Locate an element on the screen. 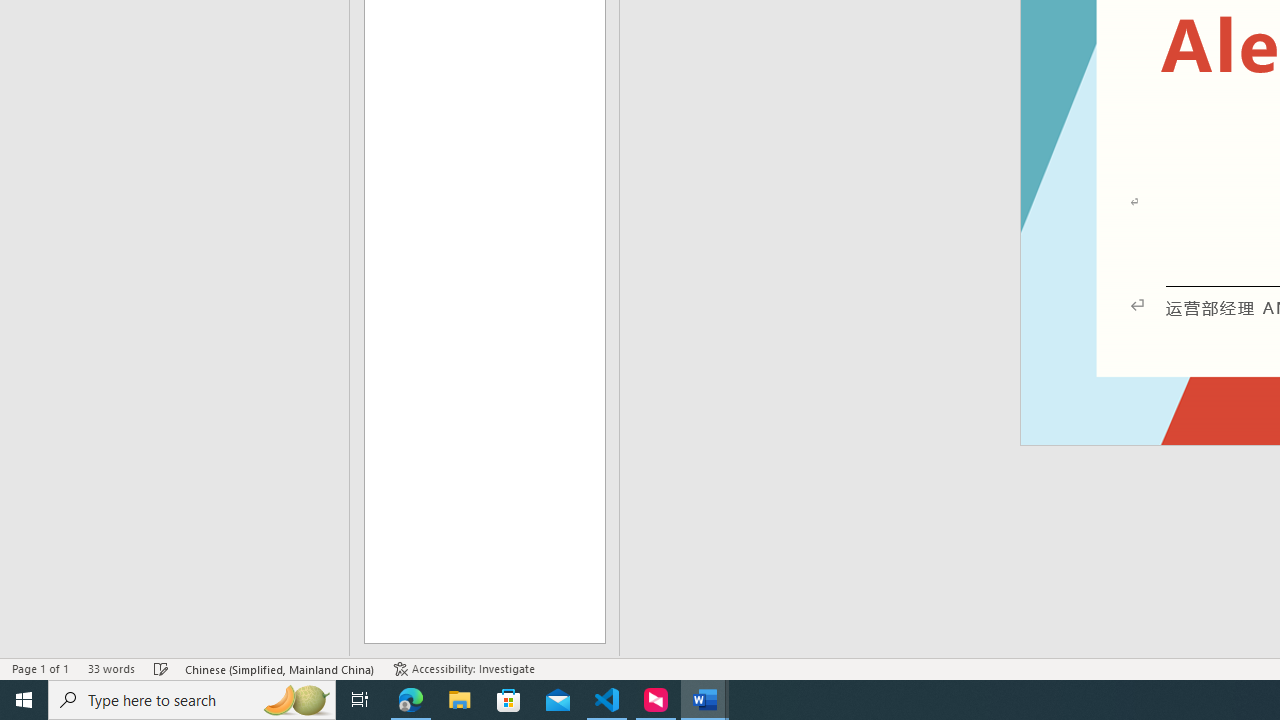 The width and height of the screenshot is (1280, 720). 'Accessibility Checker Accessibility: Investigate' is located at coordinates (463, 669).